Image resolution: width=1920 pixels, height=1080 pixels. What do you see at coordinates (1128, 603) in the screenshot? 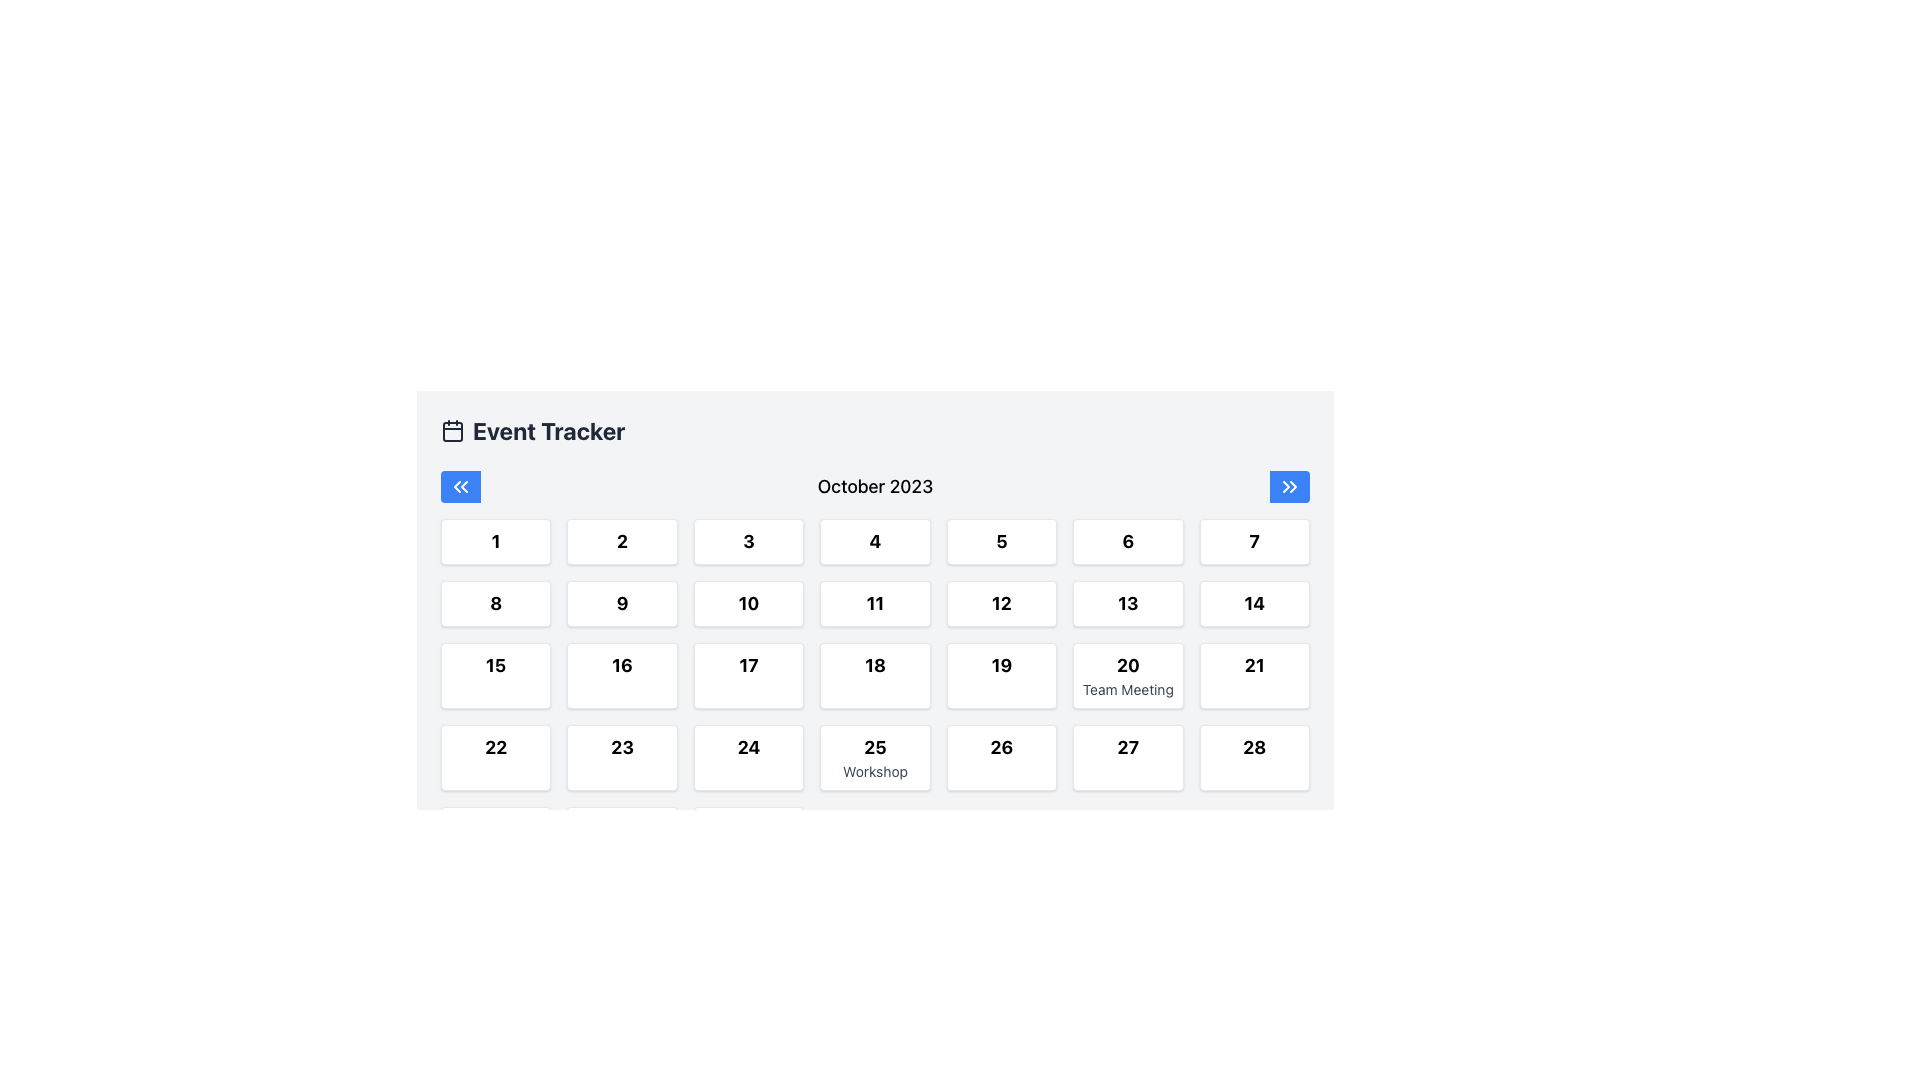
I see `the non-interactive Text Label representing a day in the calendar interface located in the second row and seventh column of the grid` at bounding box center [1128, 603].